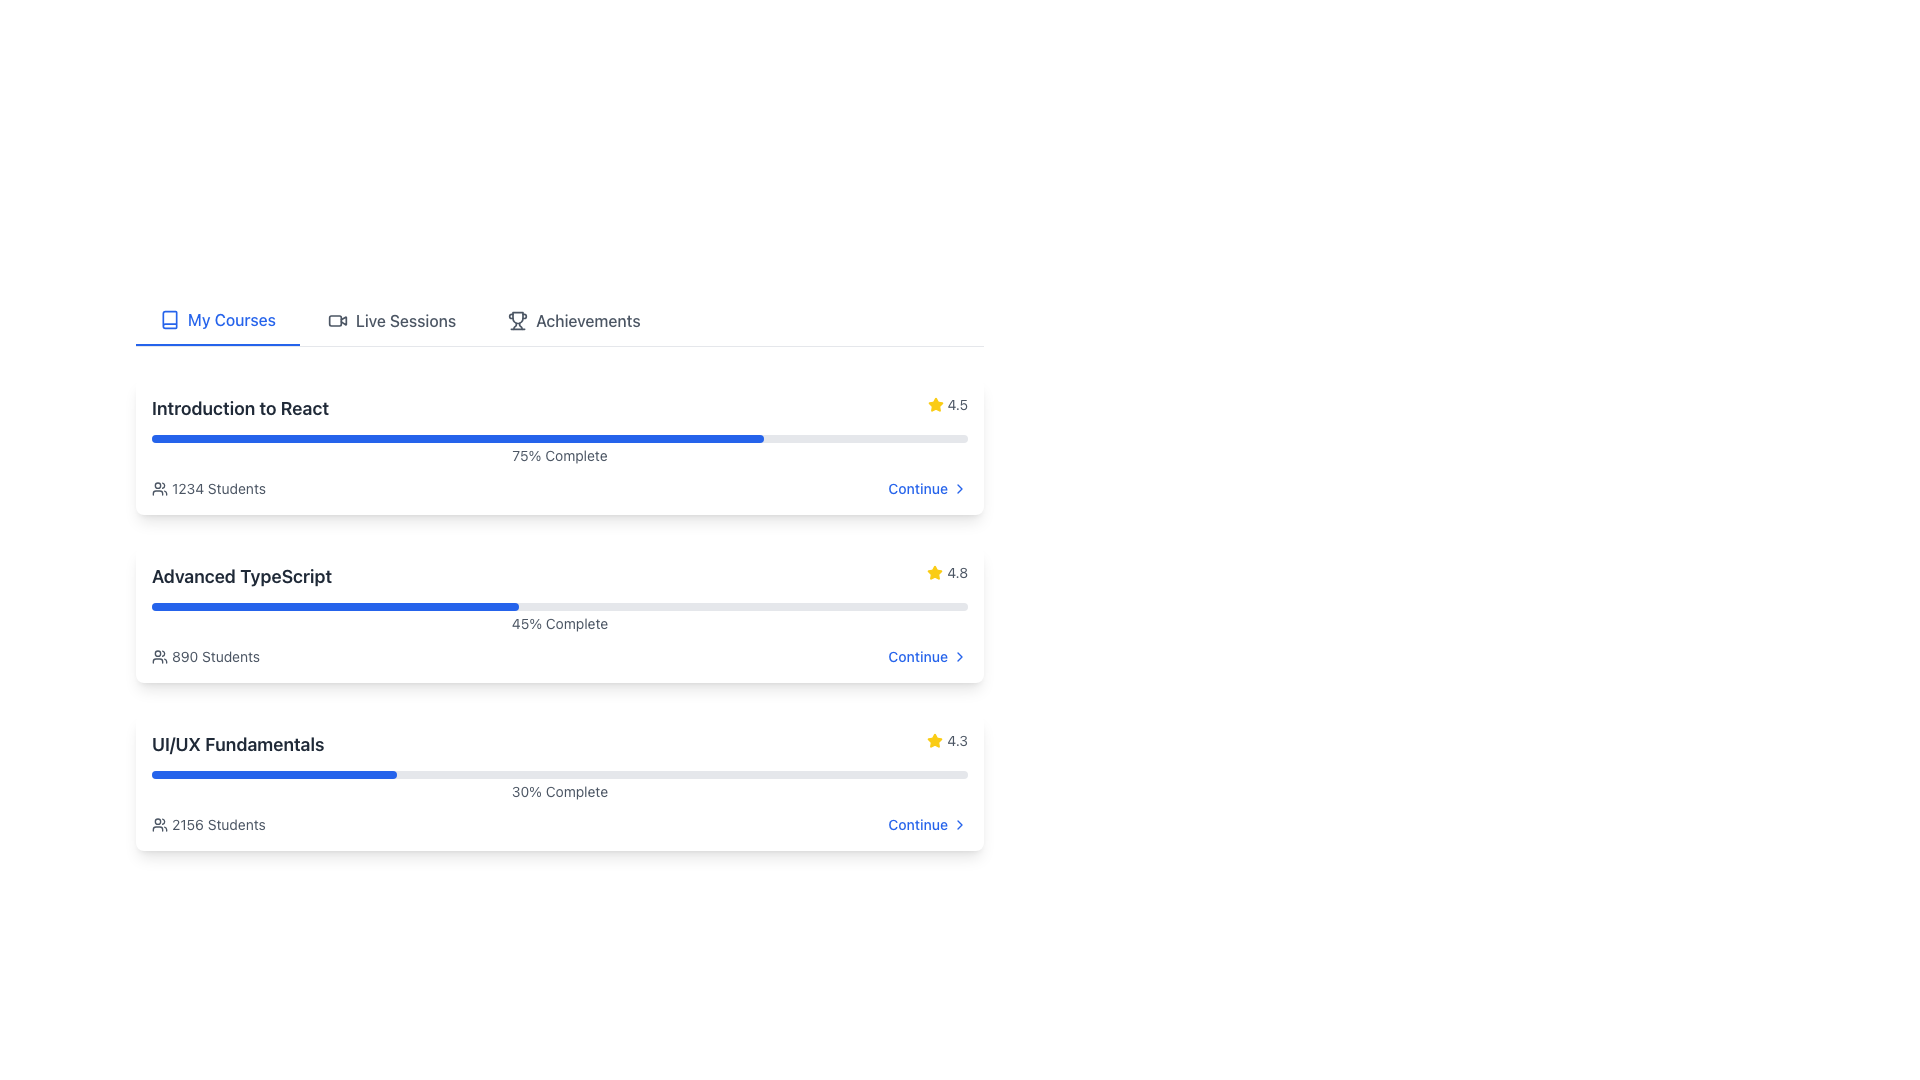 This screenshot has width=1920, height=1080. What do you see at coordinates (587, 319) in the screenshot?
I see `the 'Achievements' text label in the navigation bar, which is located to the right of the 'Live Sessions' label and adjacent to a trophy icon` at bounding box center [587, 319].